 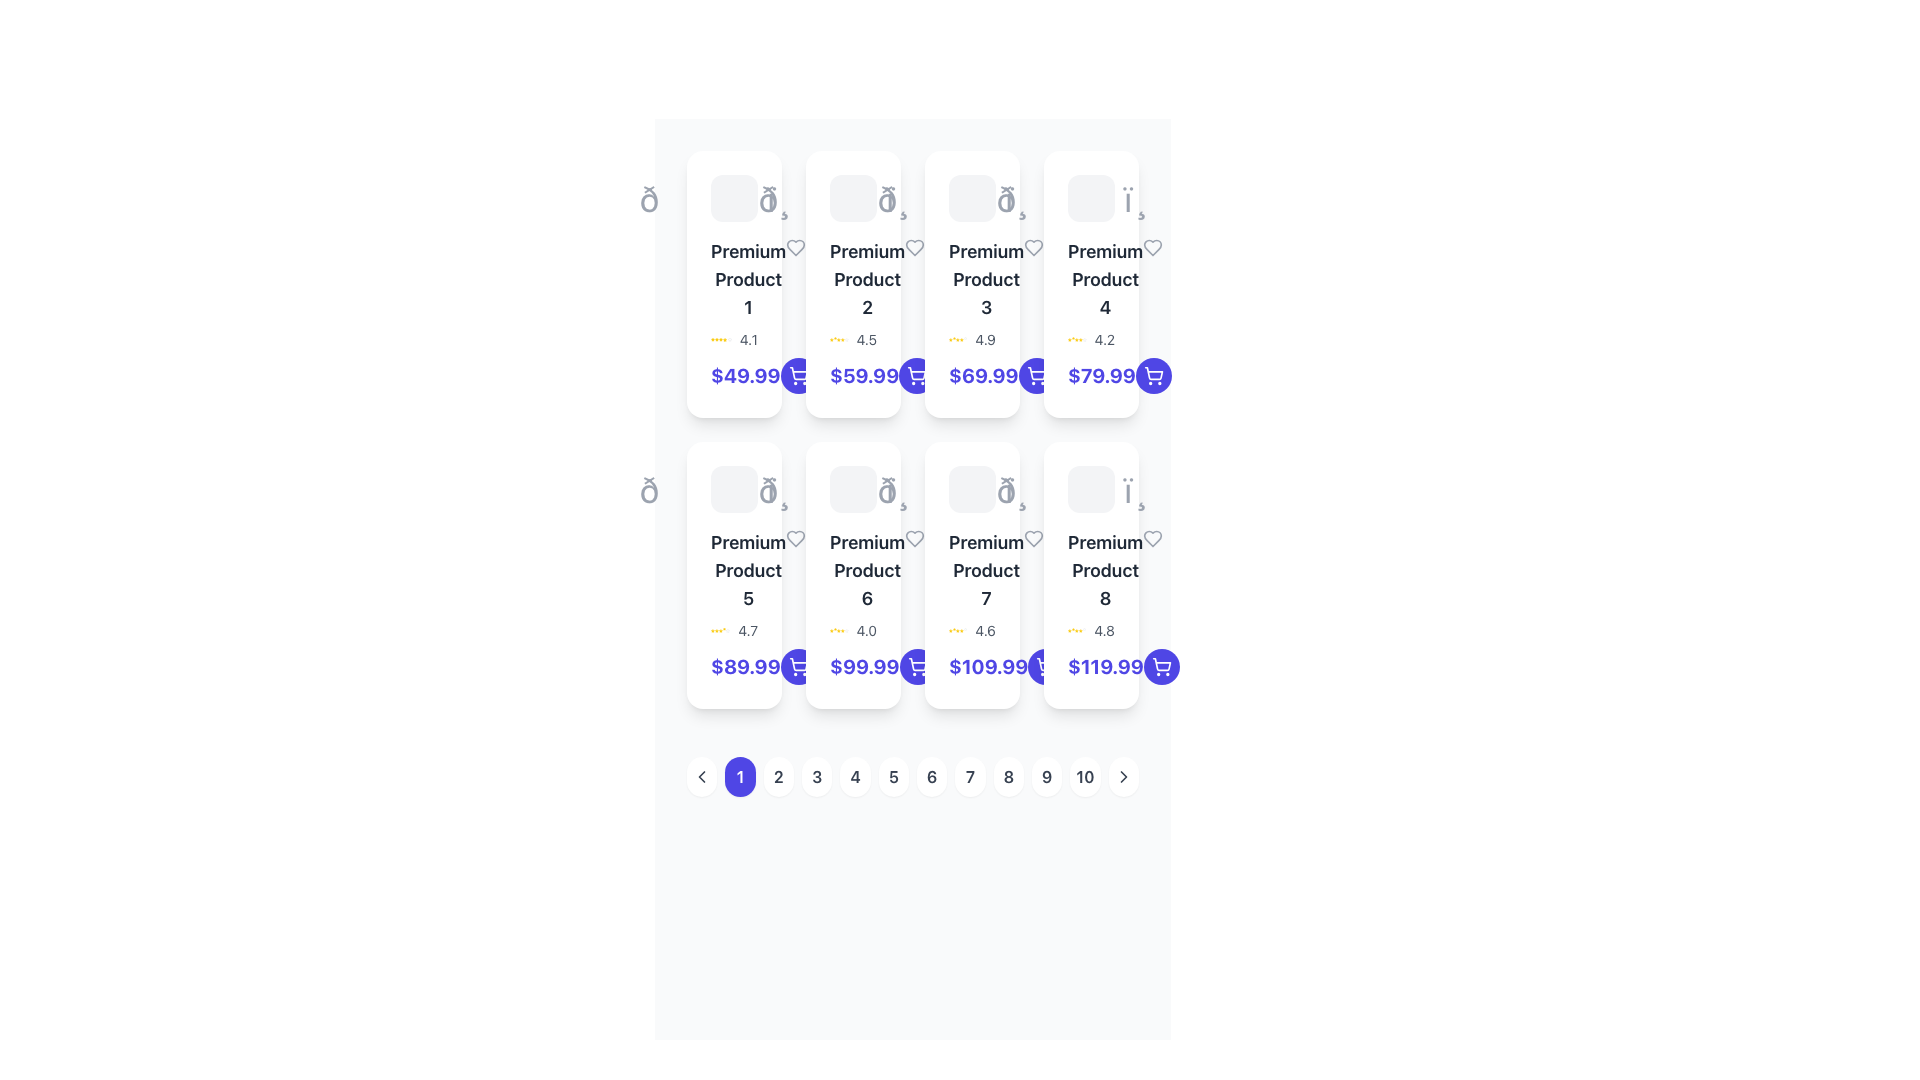 What do you see at coordinates (972, 631) in the screenshot?
I see `rating value displayed by the star rating in the product card labeled 'Premium Product 7', which shows a rating of '4.6'` at bounding box center [972, 631].